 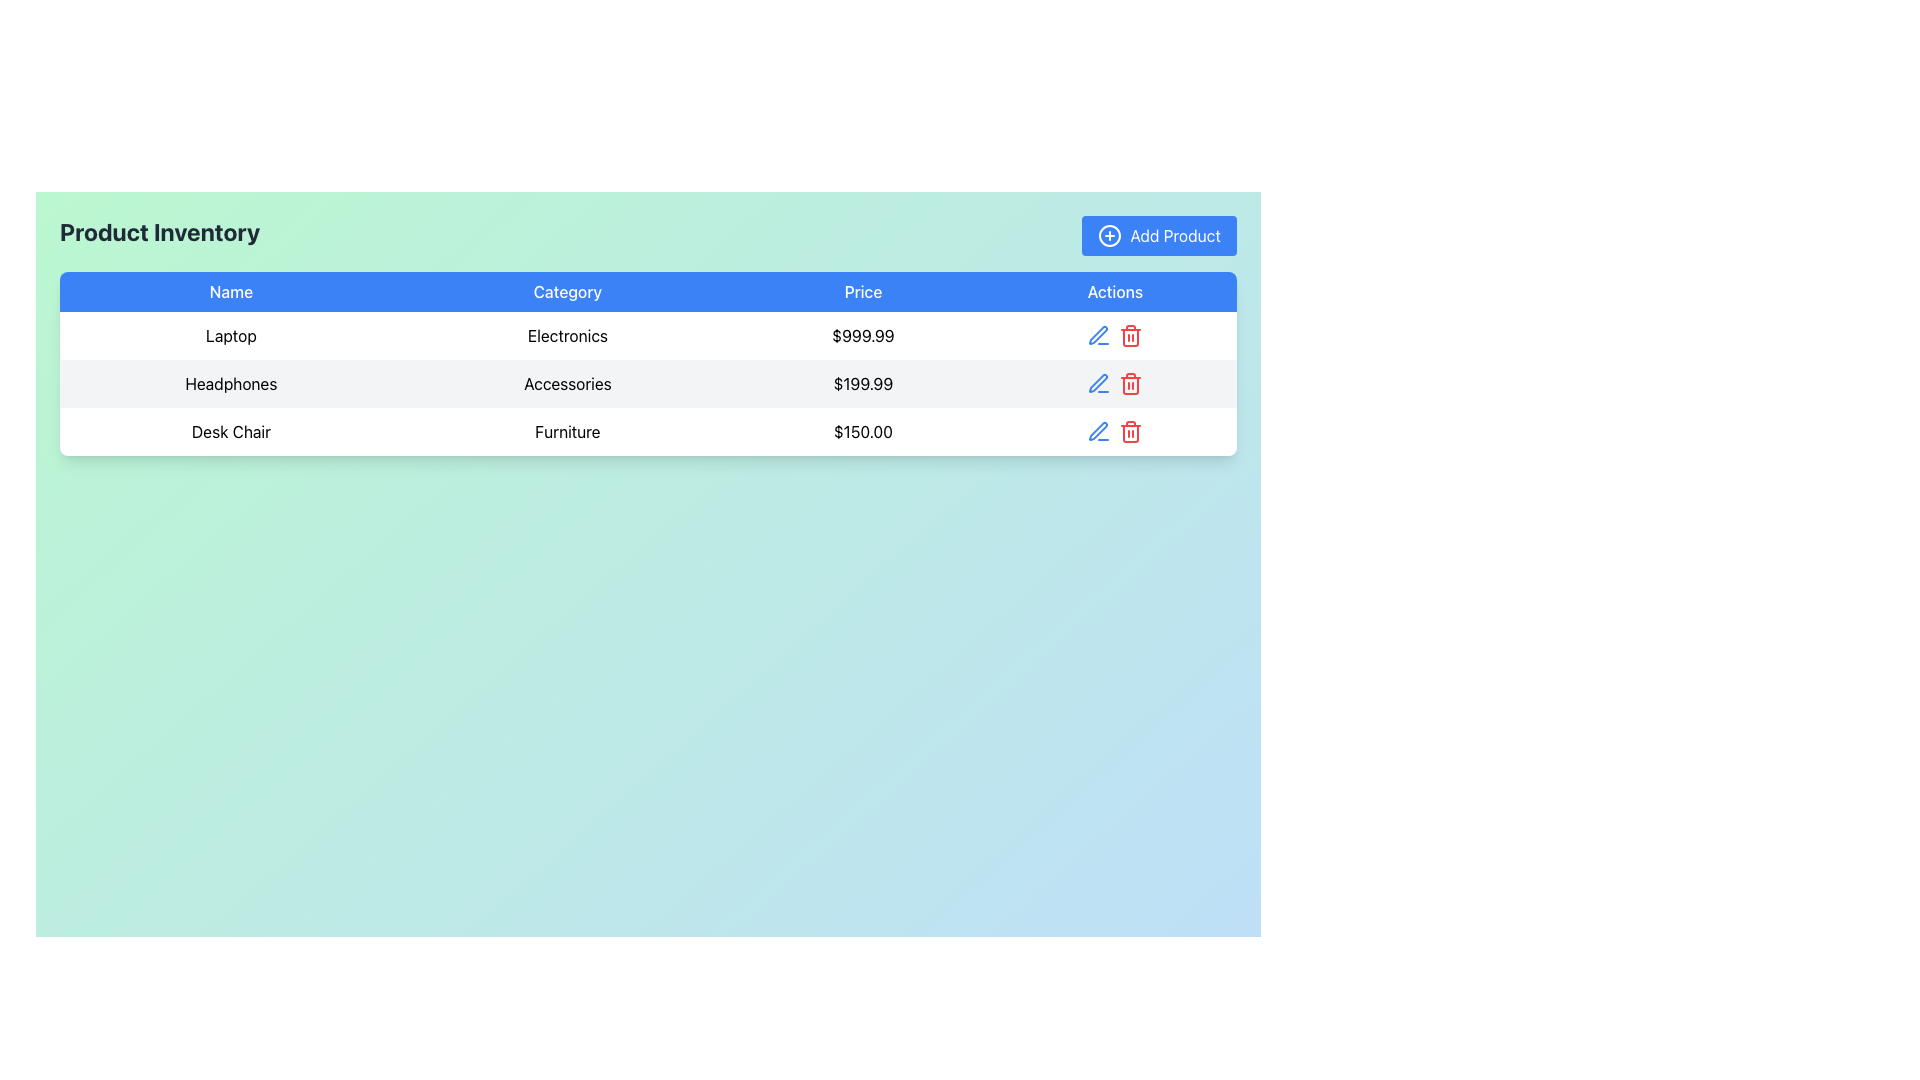 What do you see at coordinates (231, 334) in the screenshot?
I see `the text label displaying 'Laptop' in the first row under the 'Name' header of the product inventory table` at bounding box center [231, 334].